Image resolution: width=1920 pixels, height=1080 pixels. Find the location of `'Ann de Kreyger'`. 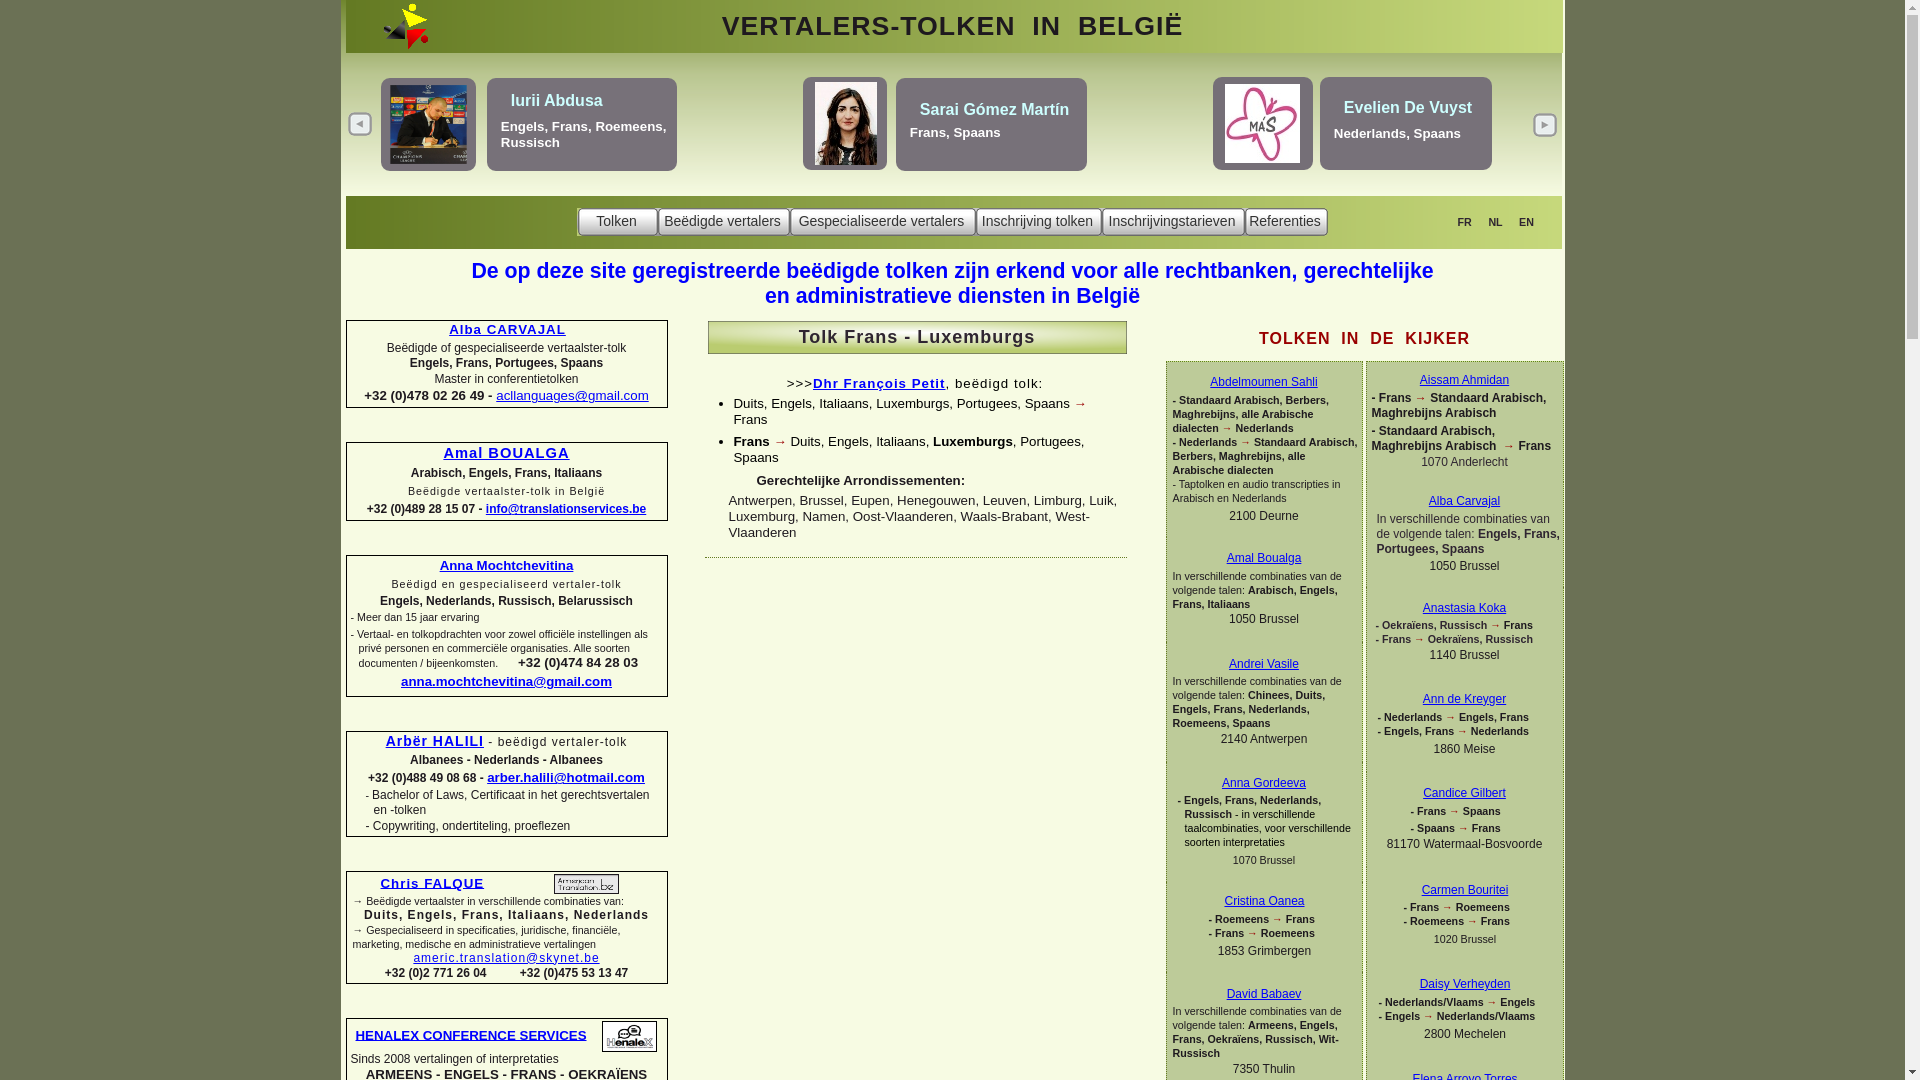

'Ann de Kreyger' is located at coordinates (1464, 697).